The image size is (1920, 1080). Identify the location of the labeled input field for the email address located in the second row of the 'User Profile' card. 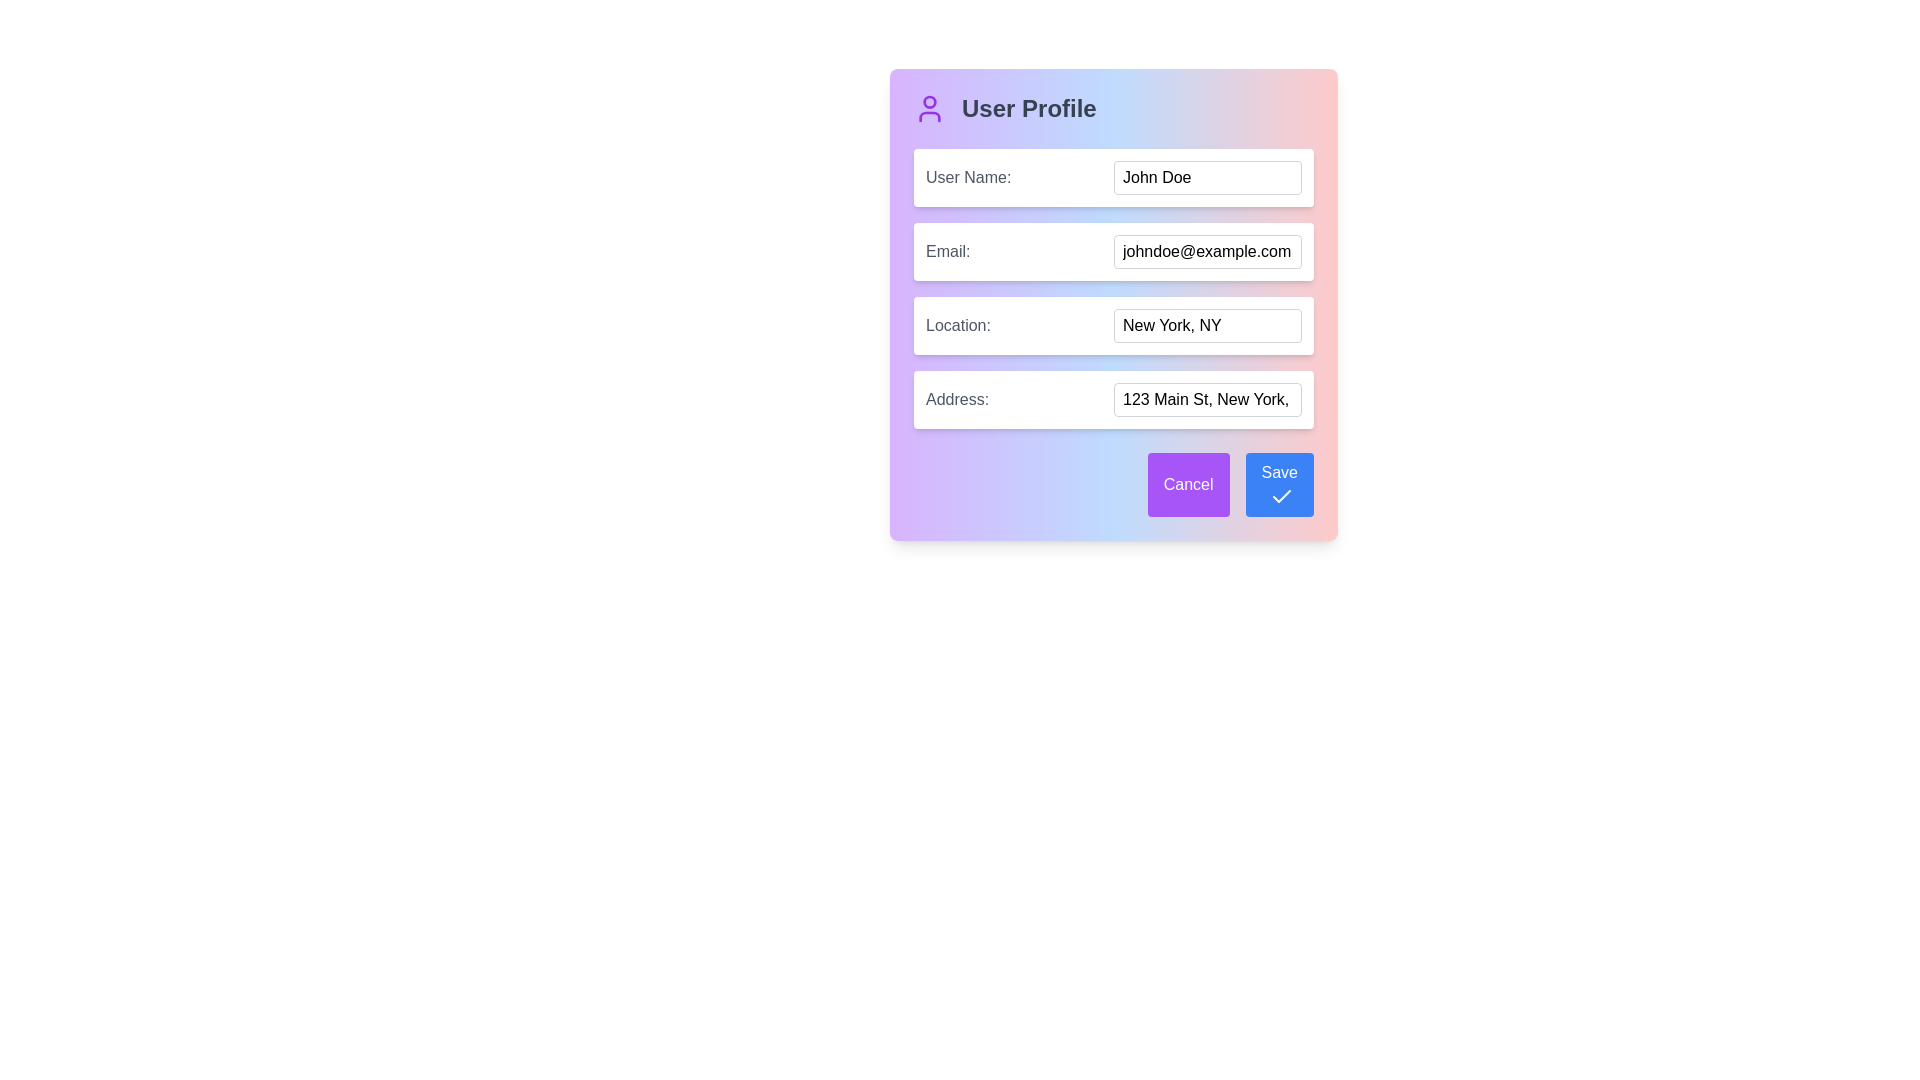
(1112, 250).